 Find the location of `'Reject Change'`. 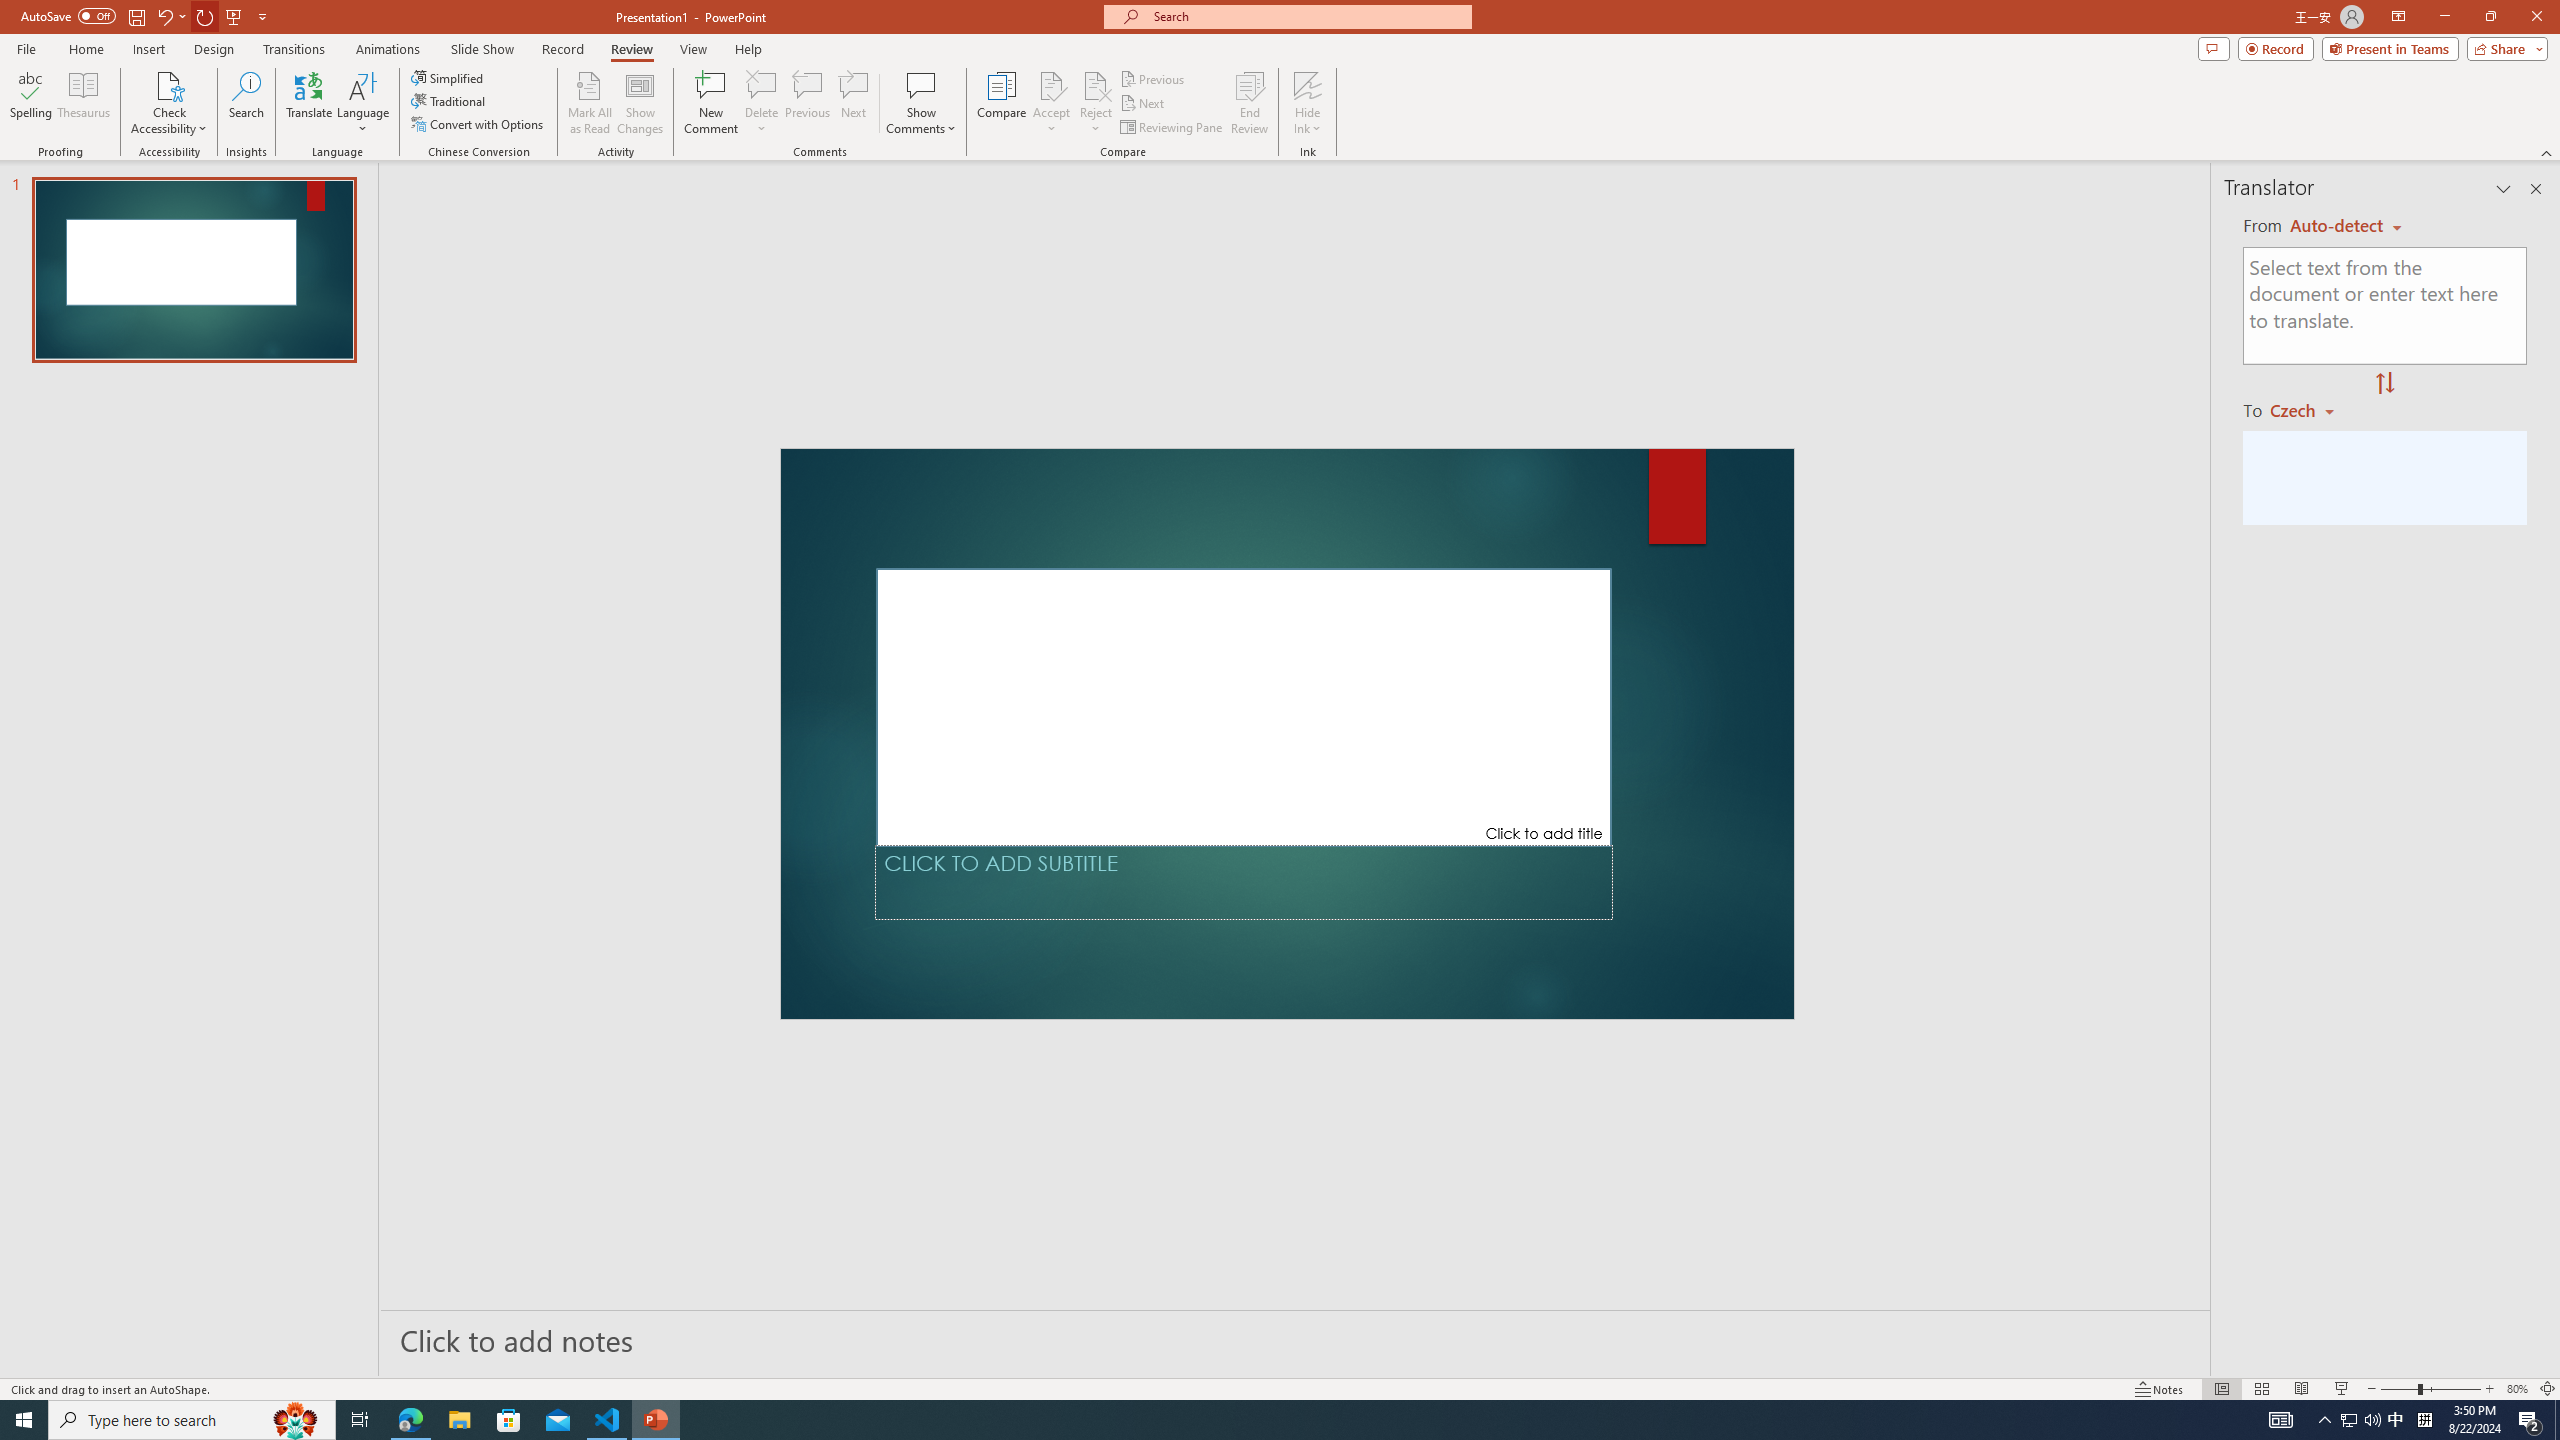

'Reject Change' is located at coordinates (1094, 84).